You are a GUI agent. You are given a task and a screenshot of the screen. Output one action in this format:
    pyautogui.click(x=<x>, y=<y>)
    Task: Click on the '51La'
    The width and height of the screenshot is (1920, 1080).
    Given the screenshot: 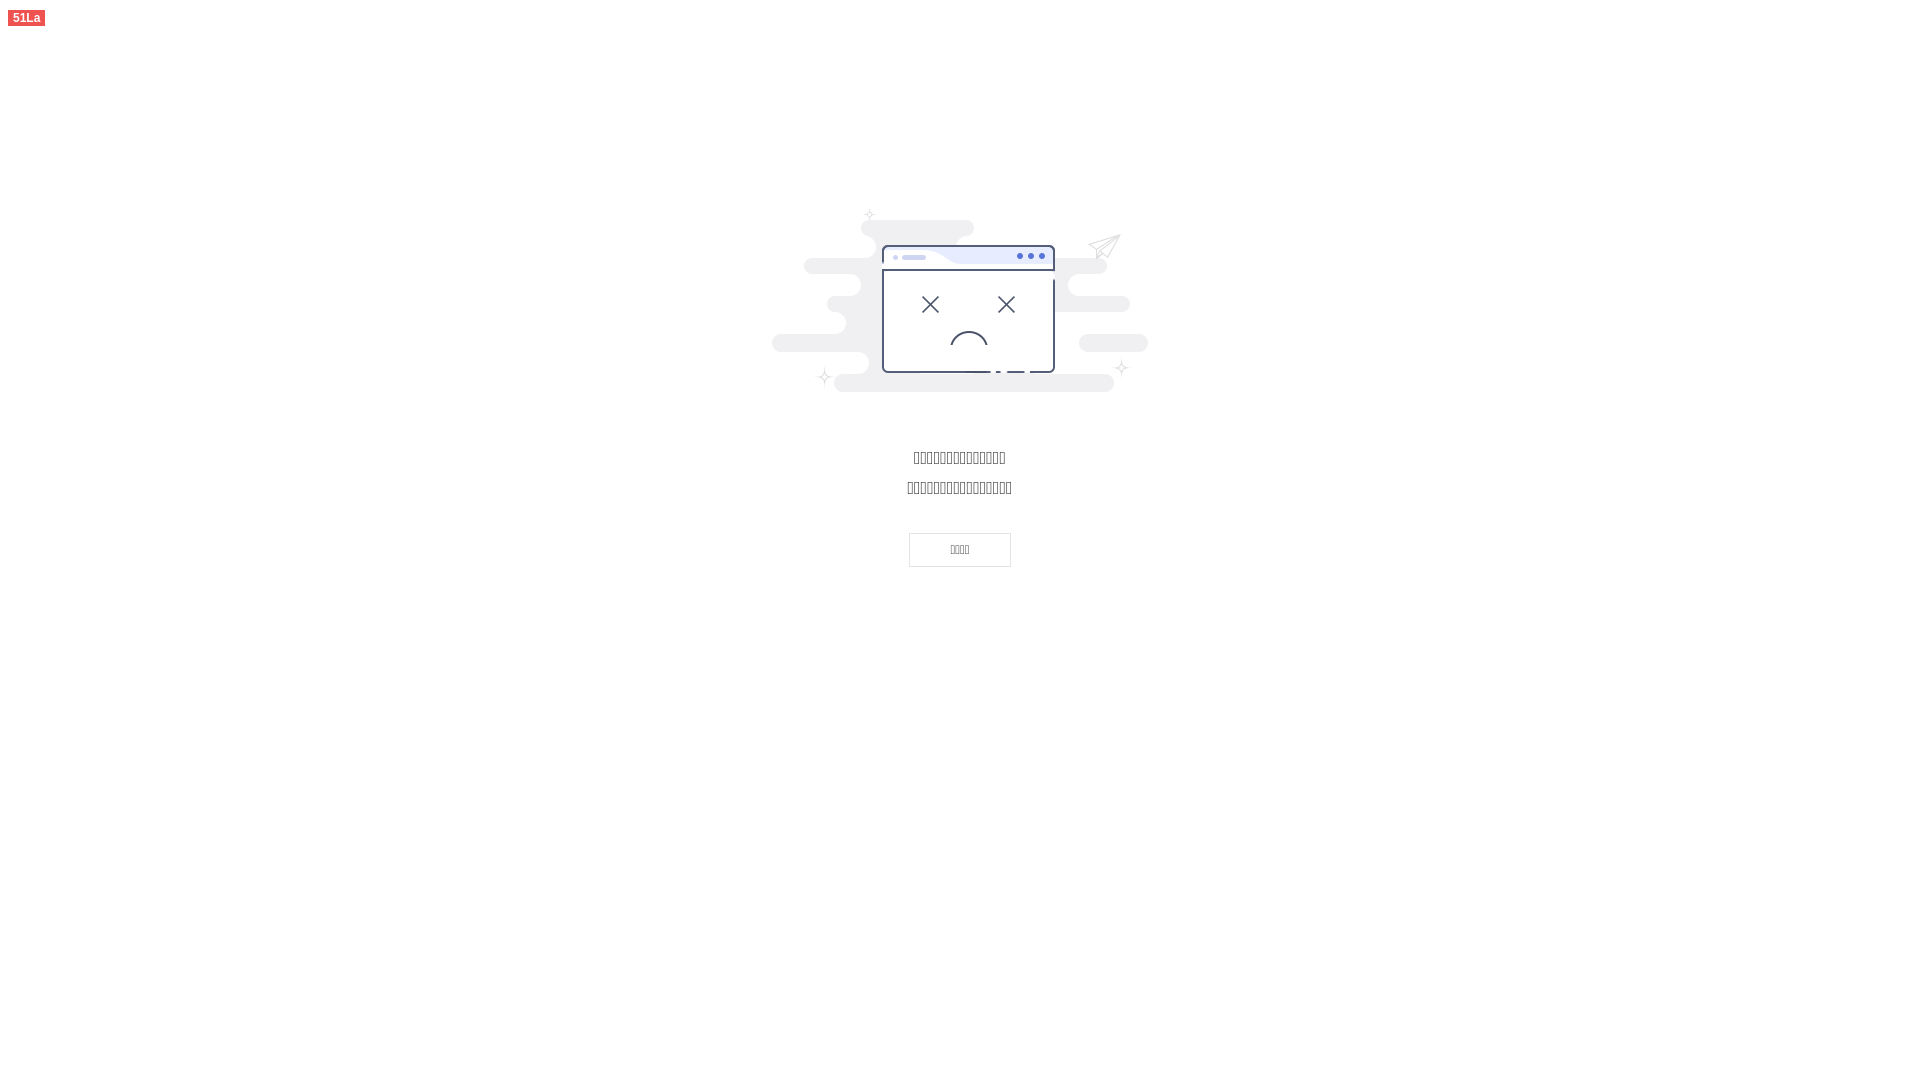 What is the action you would take?
    pyautogui.click(x=26, y=16)
    